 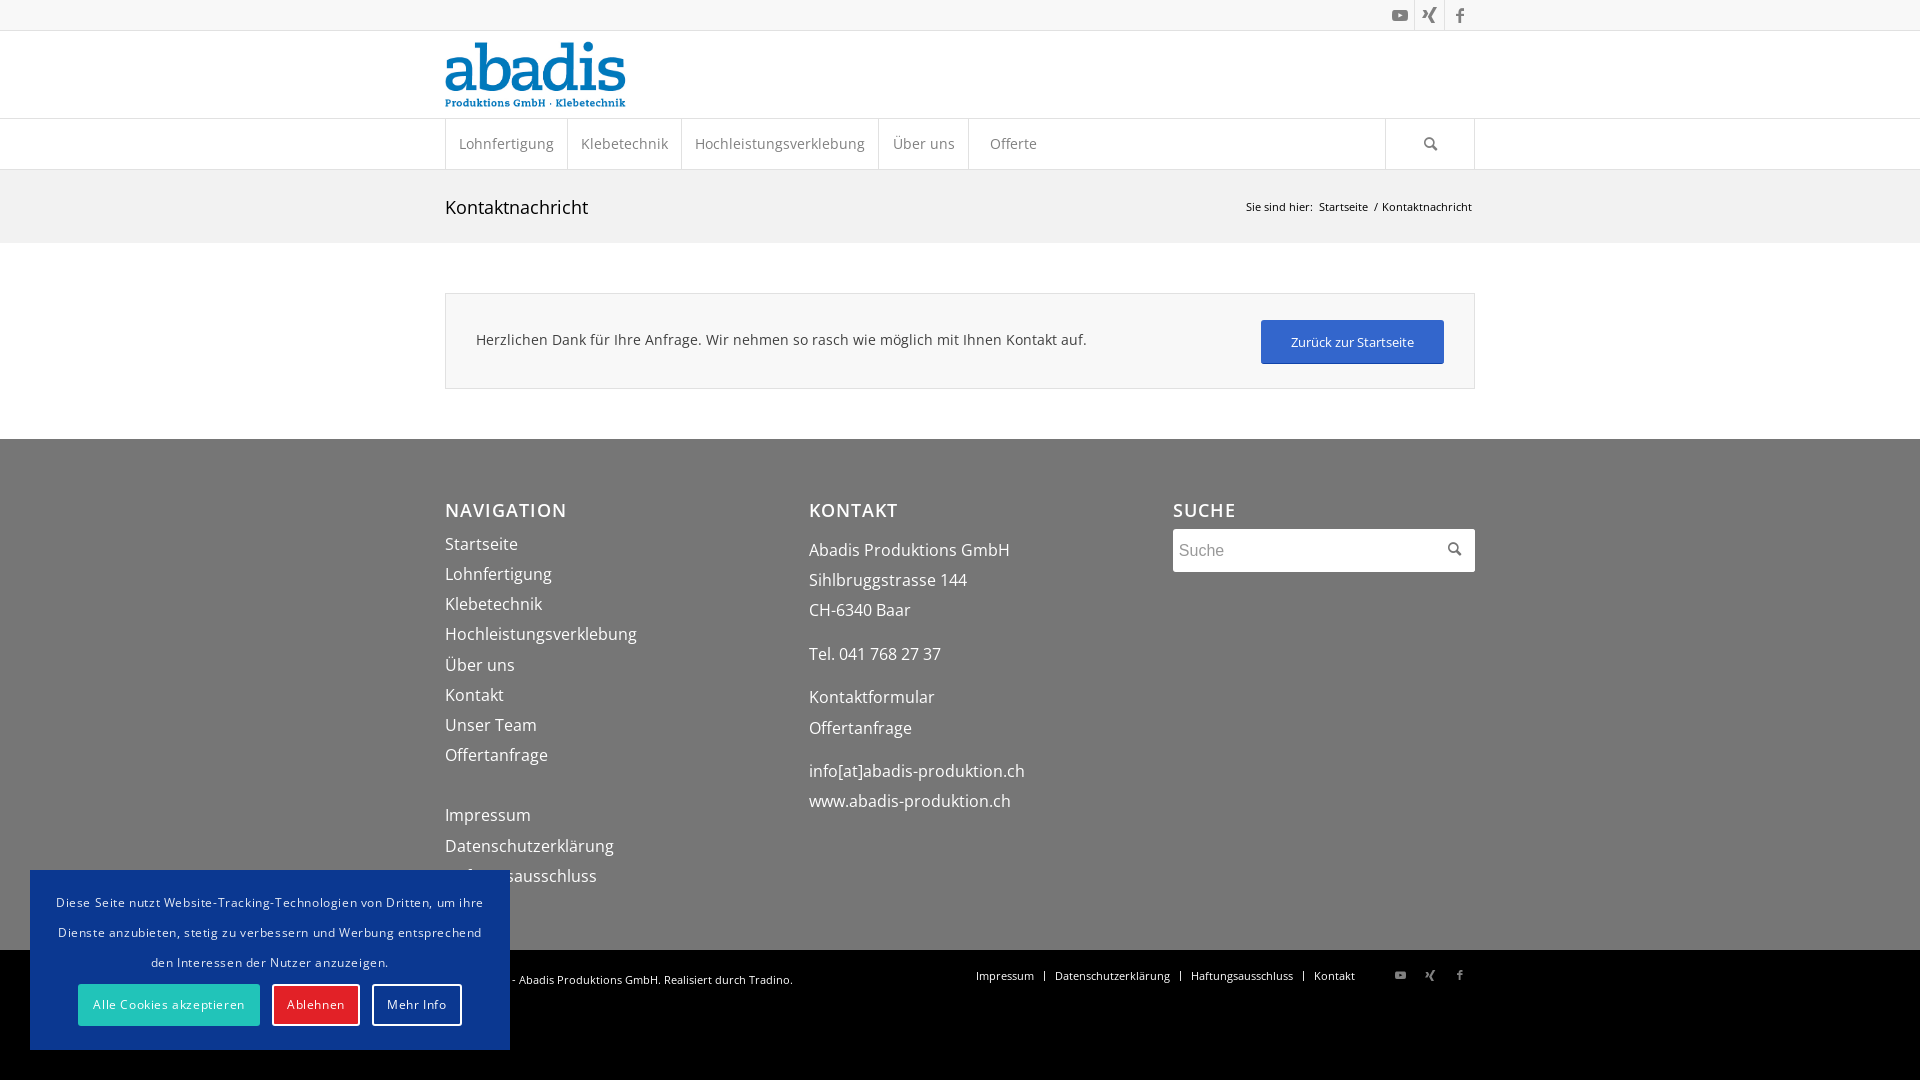 What do you see at coordinates (809, 770) in the screenshot?
I see `'info[at]abadis-produktion.ch'` at bounding box center [809, 770].